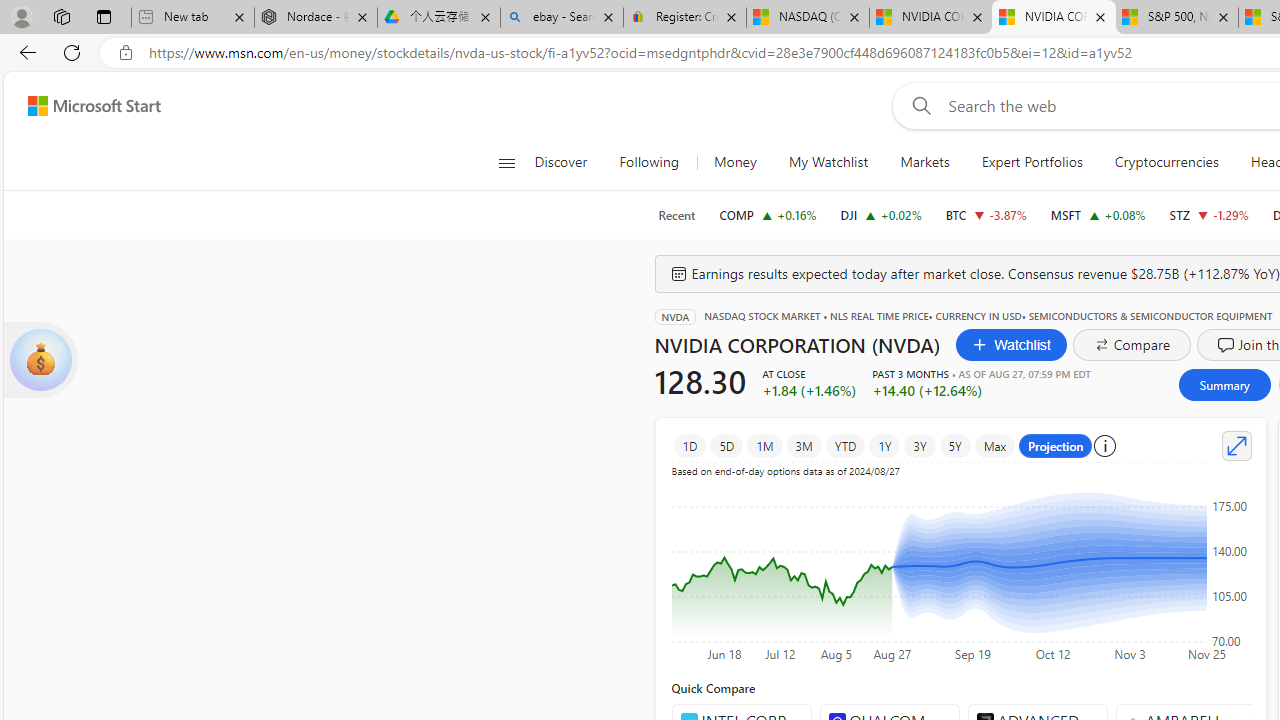  Describe the element at coordinates (1207, 214) in the screenshot. I see `'STZ CONSTELLATION BRANDS, INC. decrease 239.98 -3.13 -1.29%'` at that location.